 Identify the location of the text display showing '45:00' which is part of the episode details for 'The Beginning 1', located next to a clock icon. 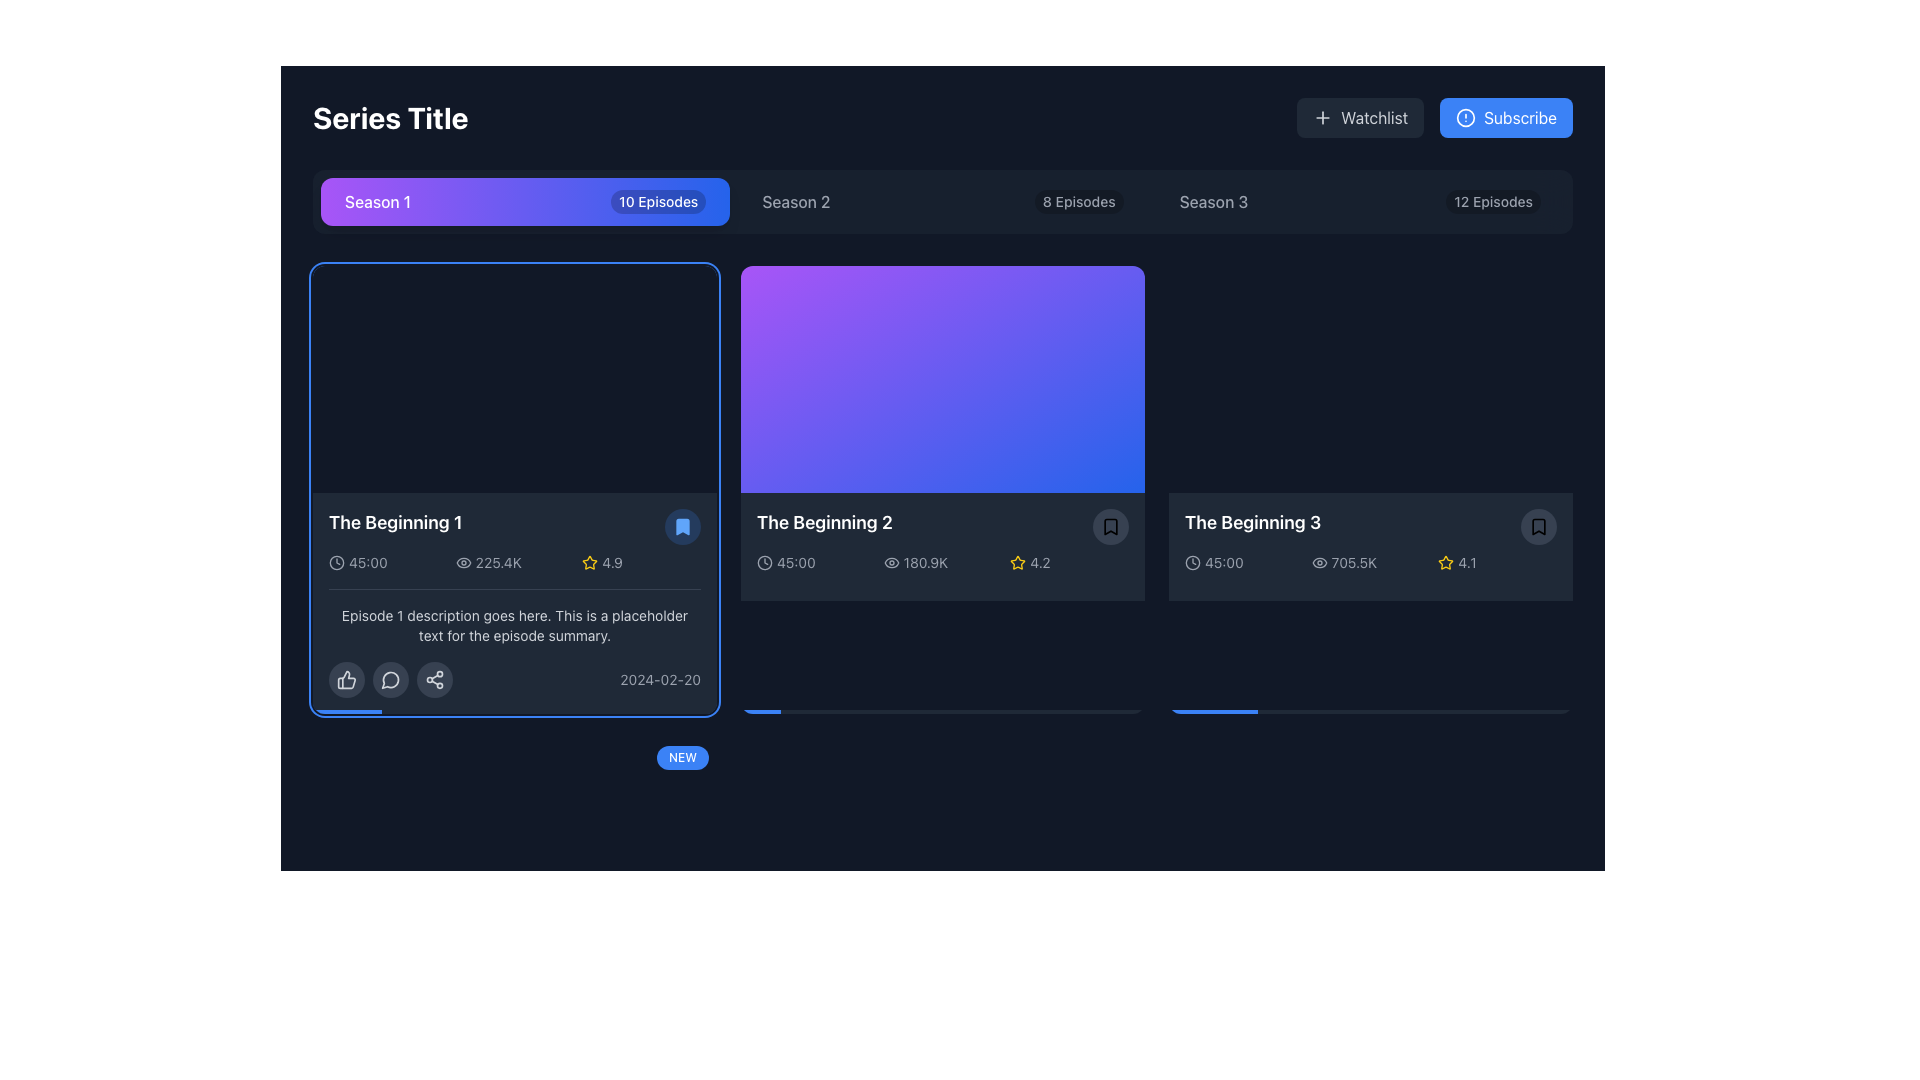
(368, 563).